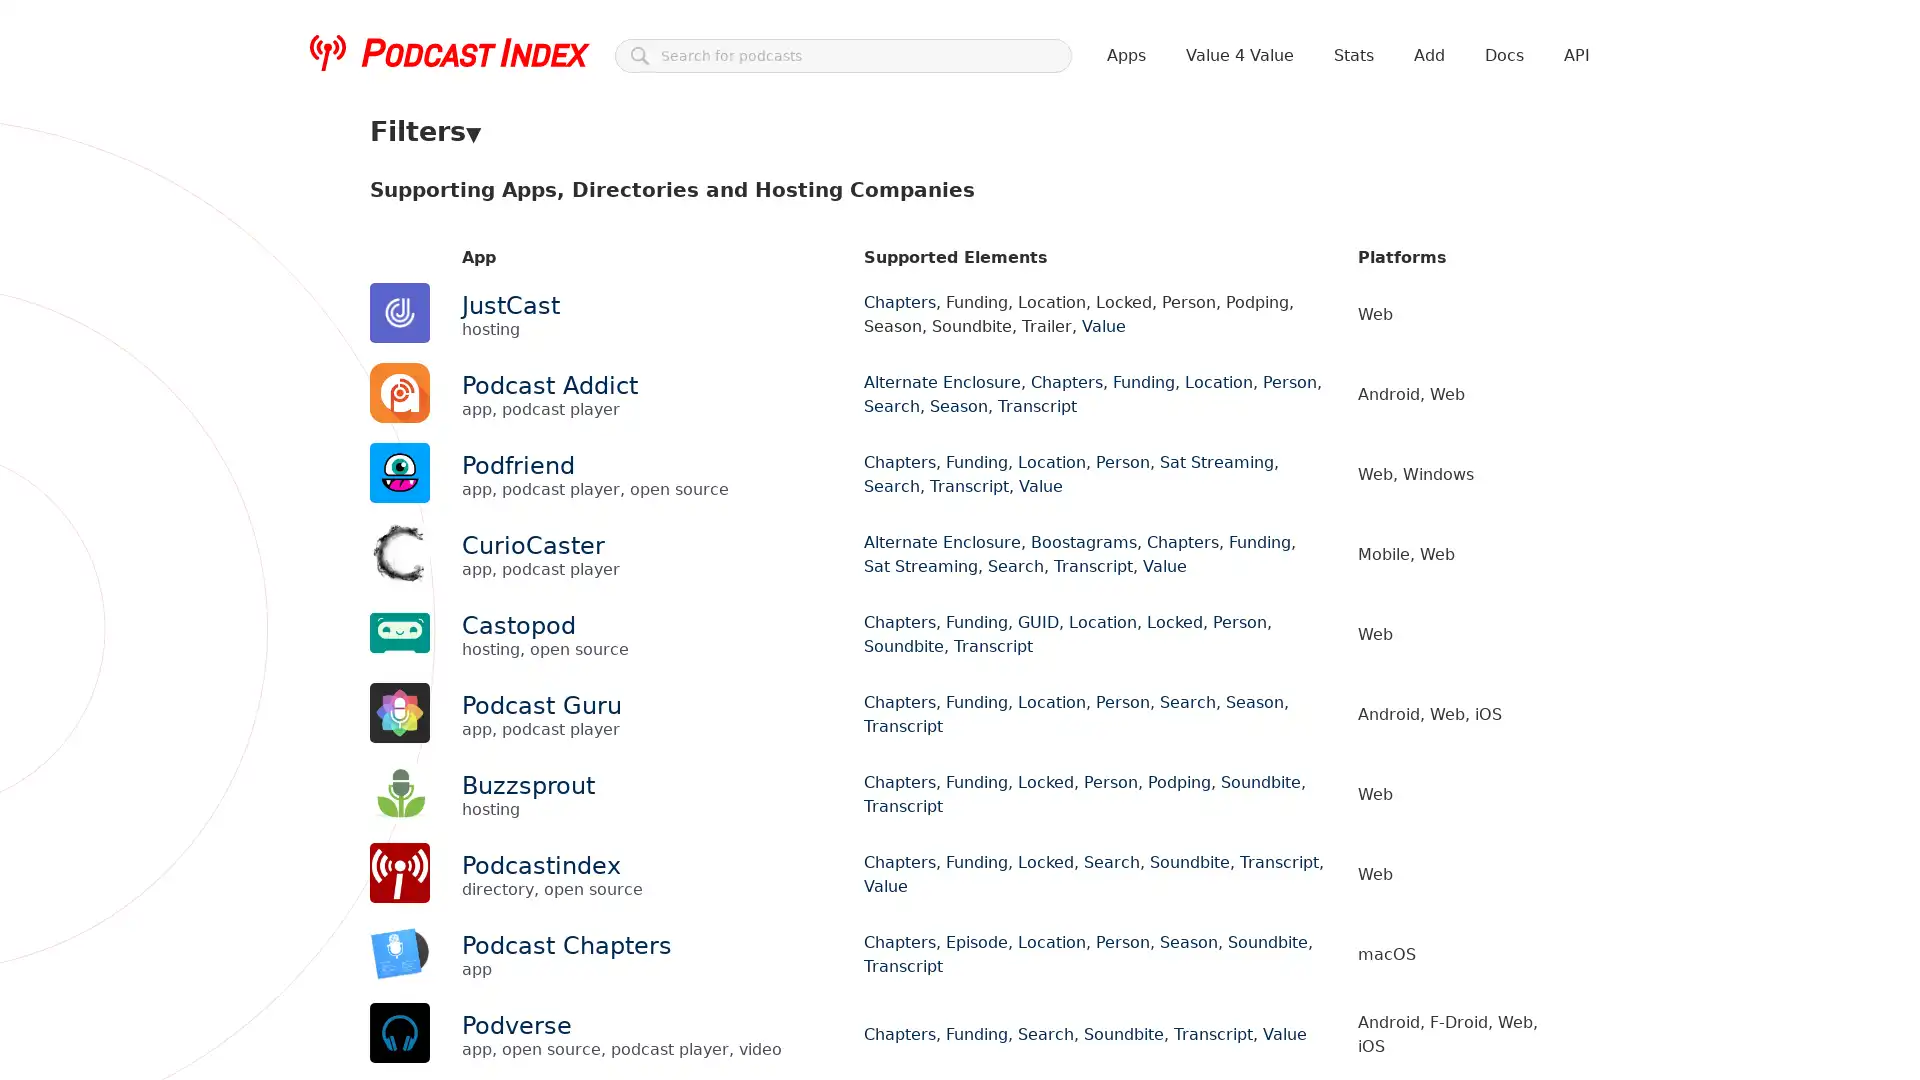  Describe the element at coordinates (988, 410) in the screenshot. I see `IOS` at that location.